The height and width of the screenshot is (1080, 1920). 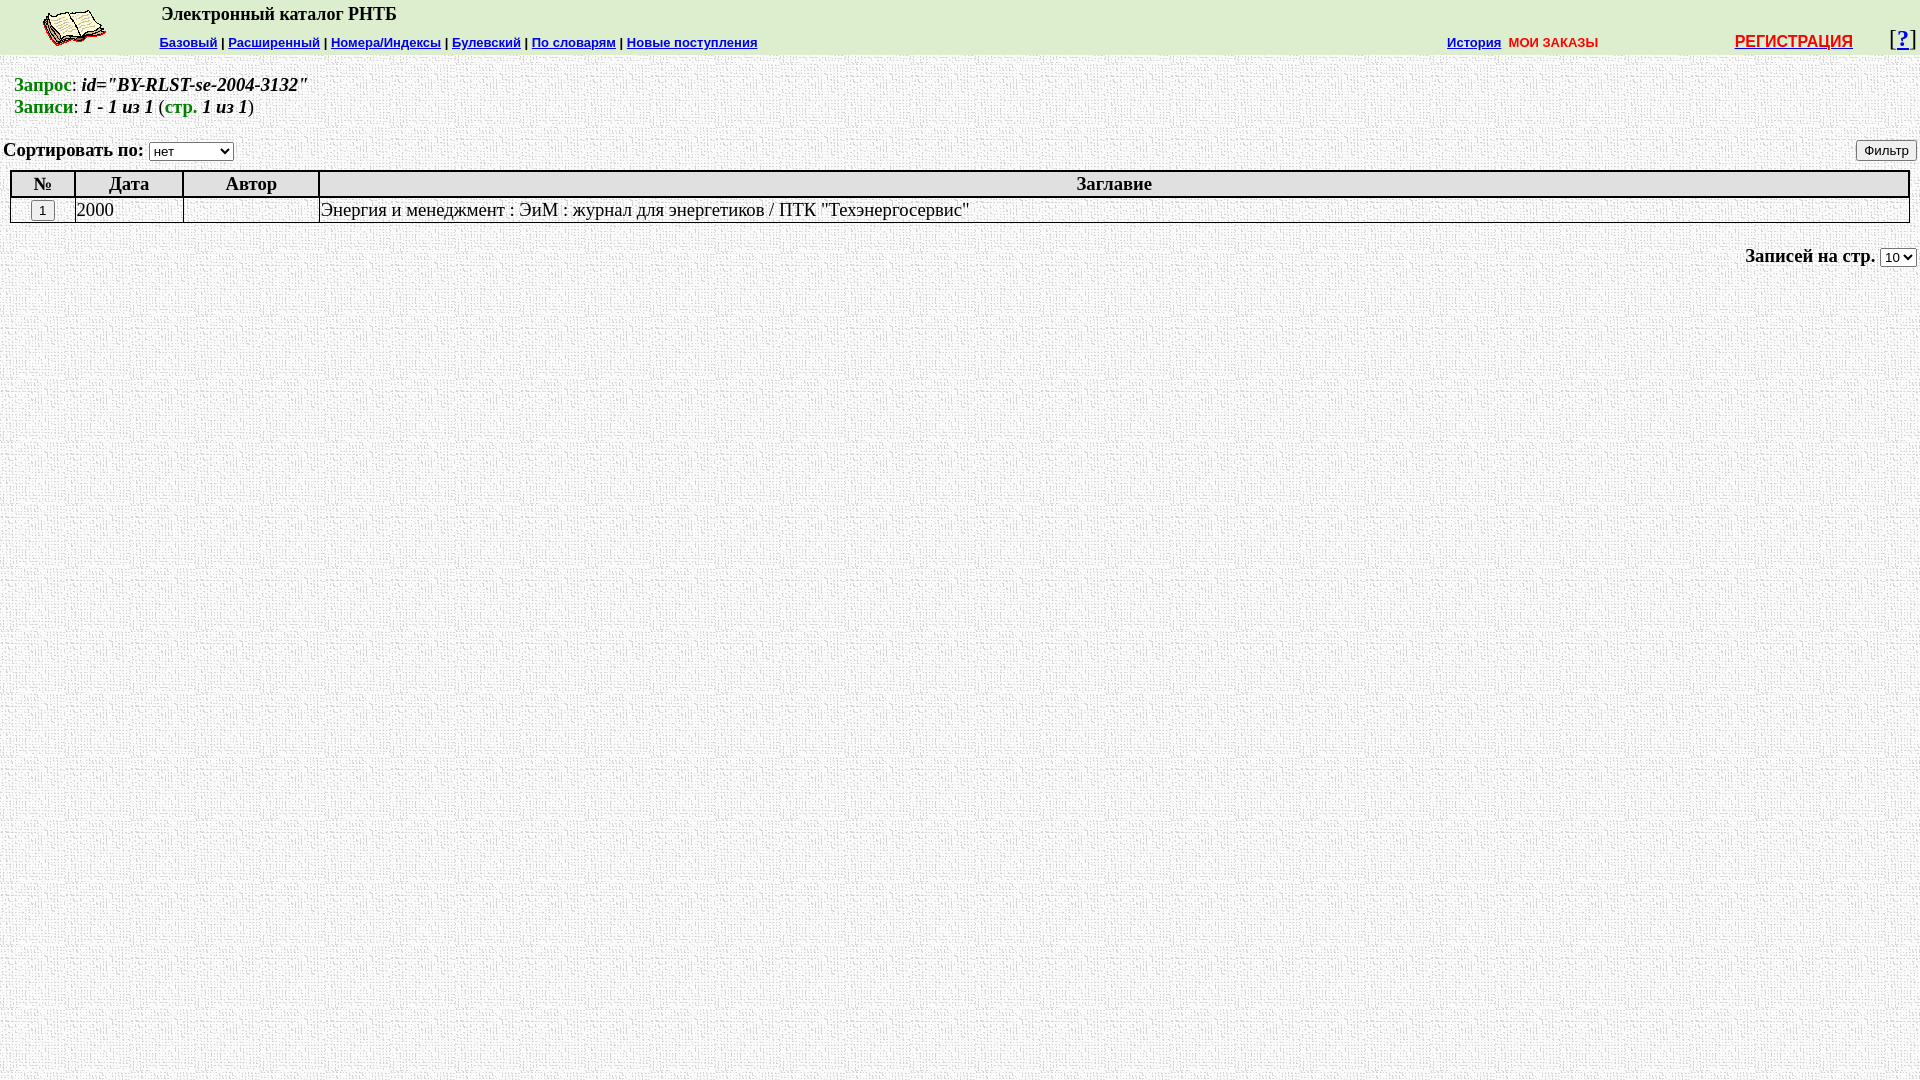 What do you see at coordinates (1901, 38) in the screenshot?
I see `'?'` at bounding box center [1901, 38].